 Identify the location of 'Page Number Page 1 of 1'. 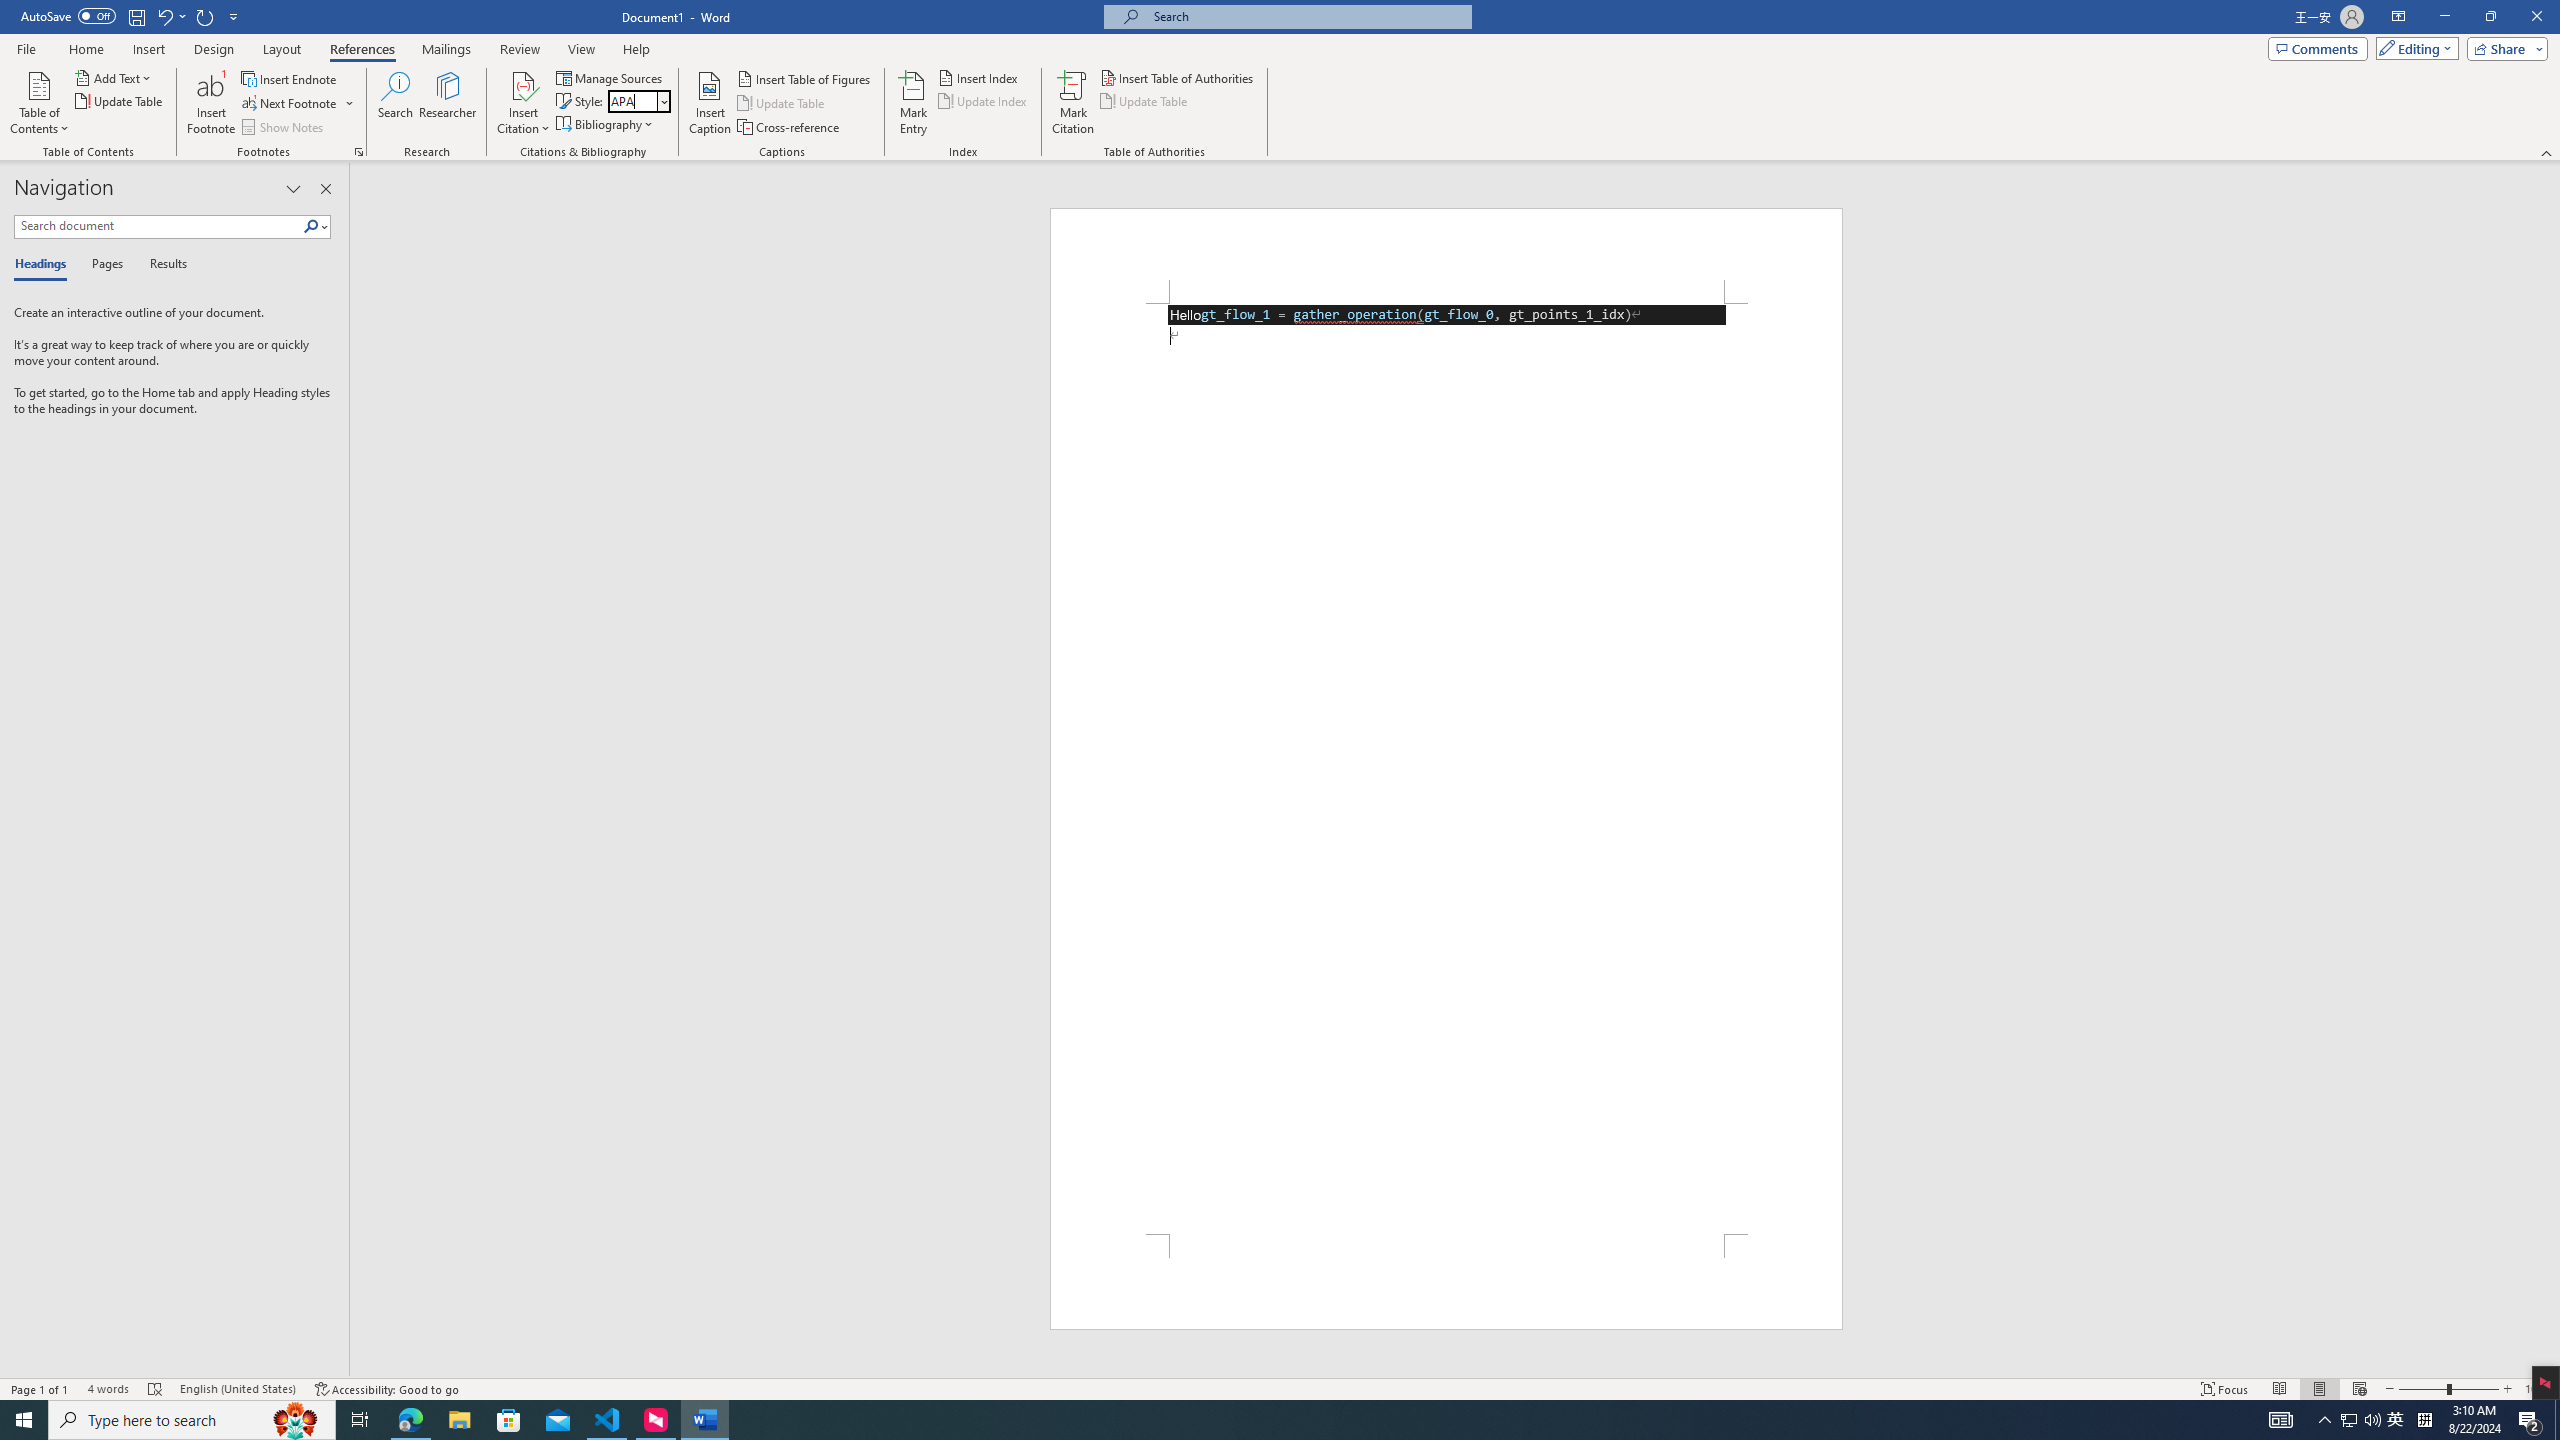
(40, 1389).